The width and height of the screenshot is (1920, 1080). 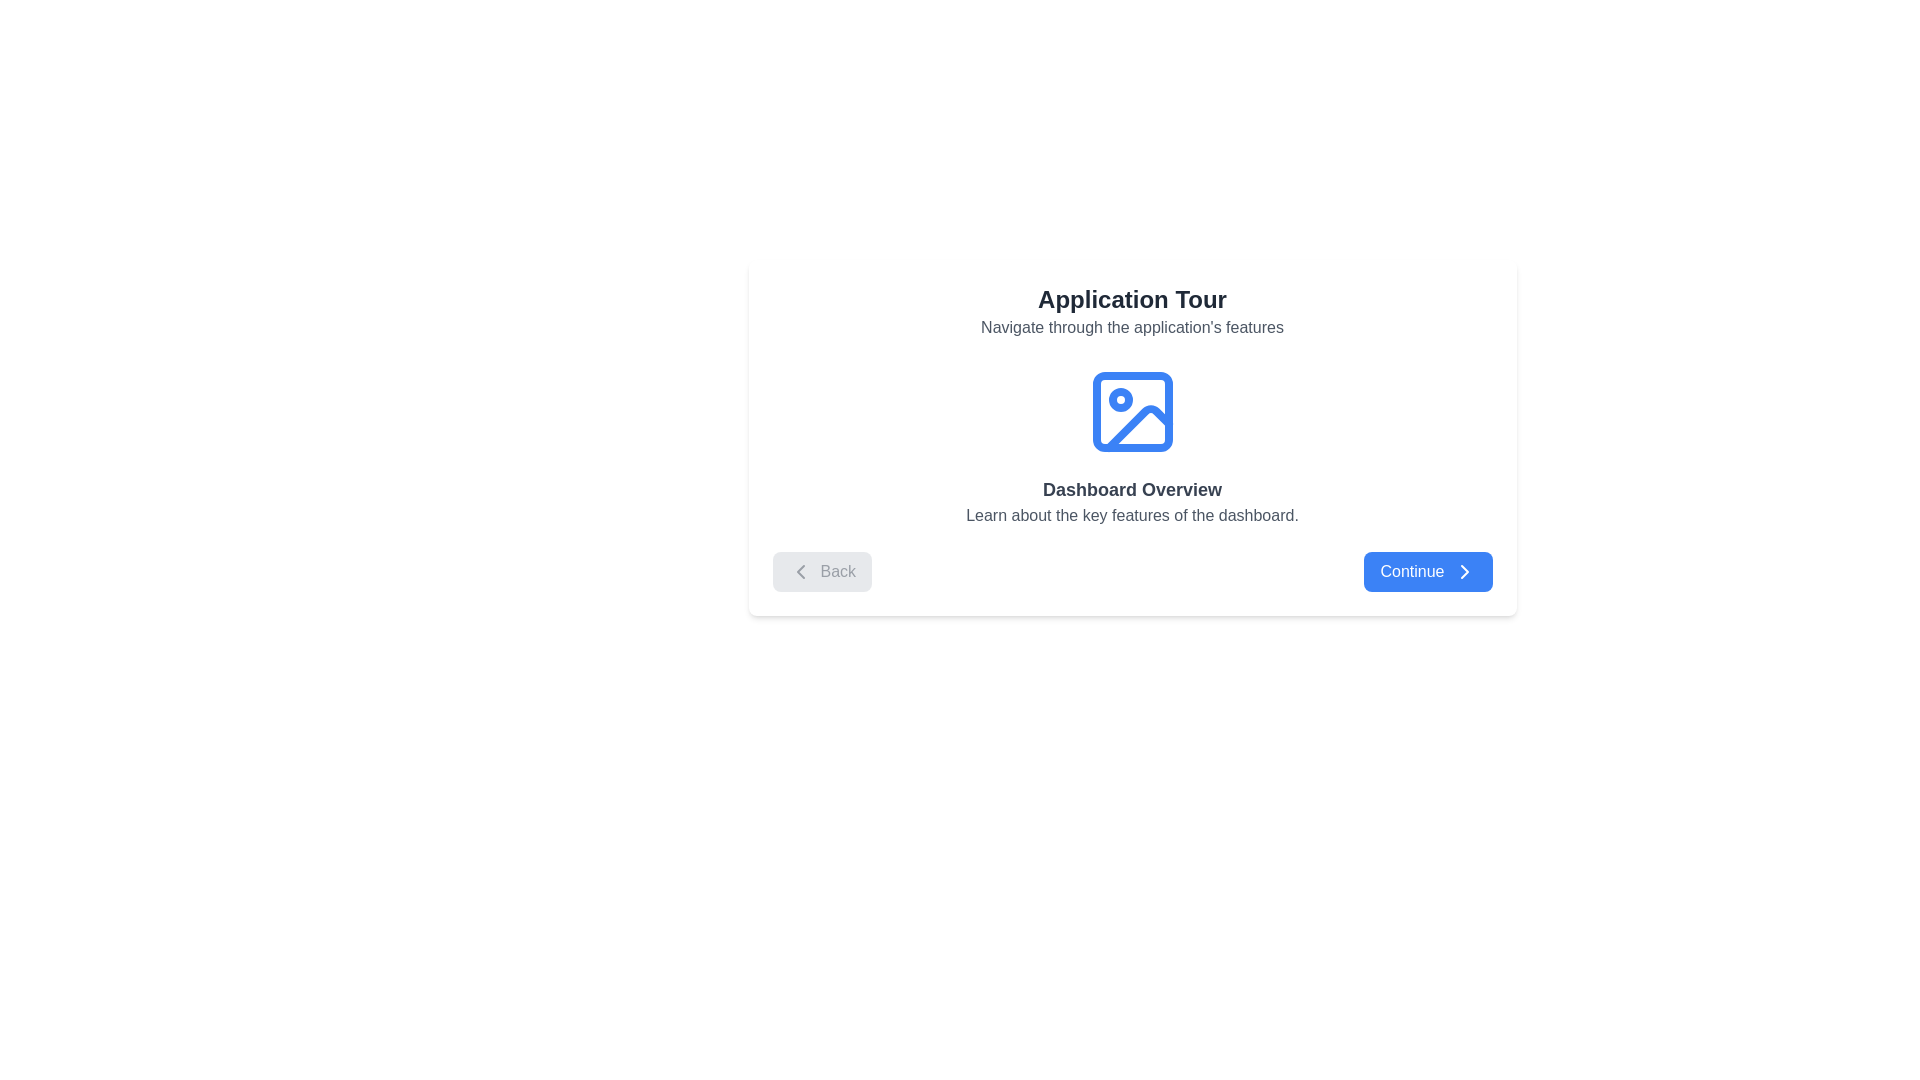 What do you see at coordinates (800, 571) in the screenshot?
I see `the left-pointing chevron arrow icon within the 'Back' button for accessibility purposes` at bounding box center [800, 571].